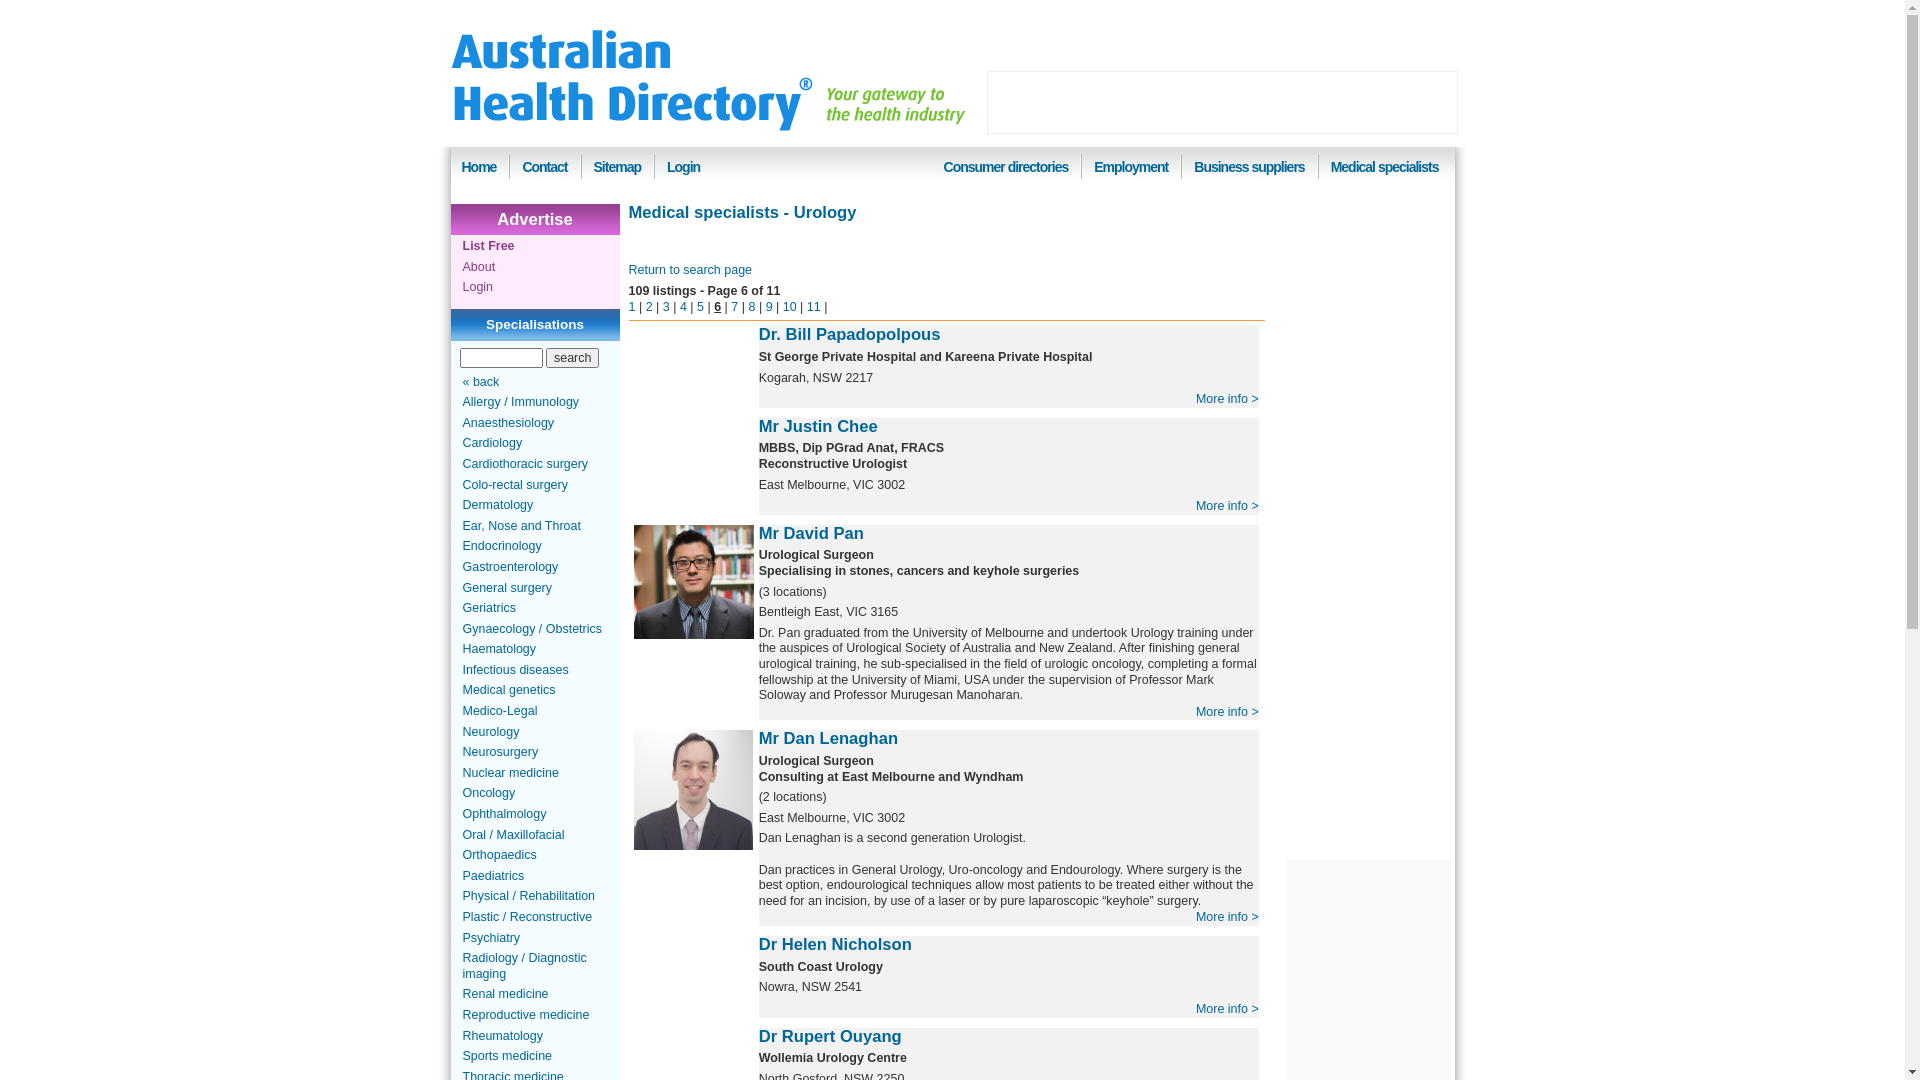 This screenshot has width=1920, height=1080. What do you see at coordinates (488, 607) in the screenshot?
I see `'Geriatrics'` at bounding box center [488, 607].